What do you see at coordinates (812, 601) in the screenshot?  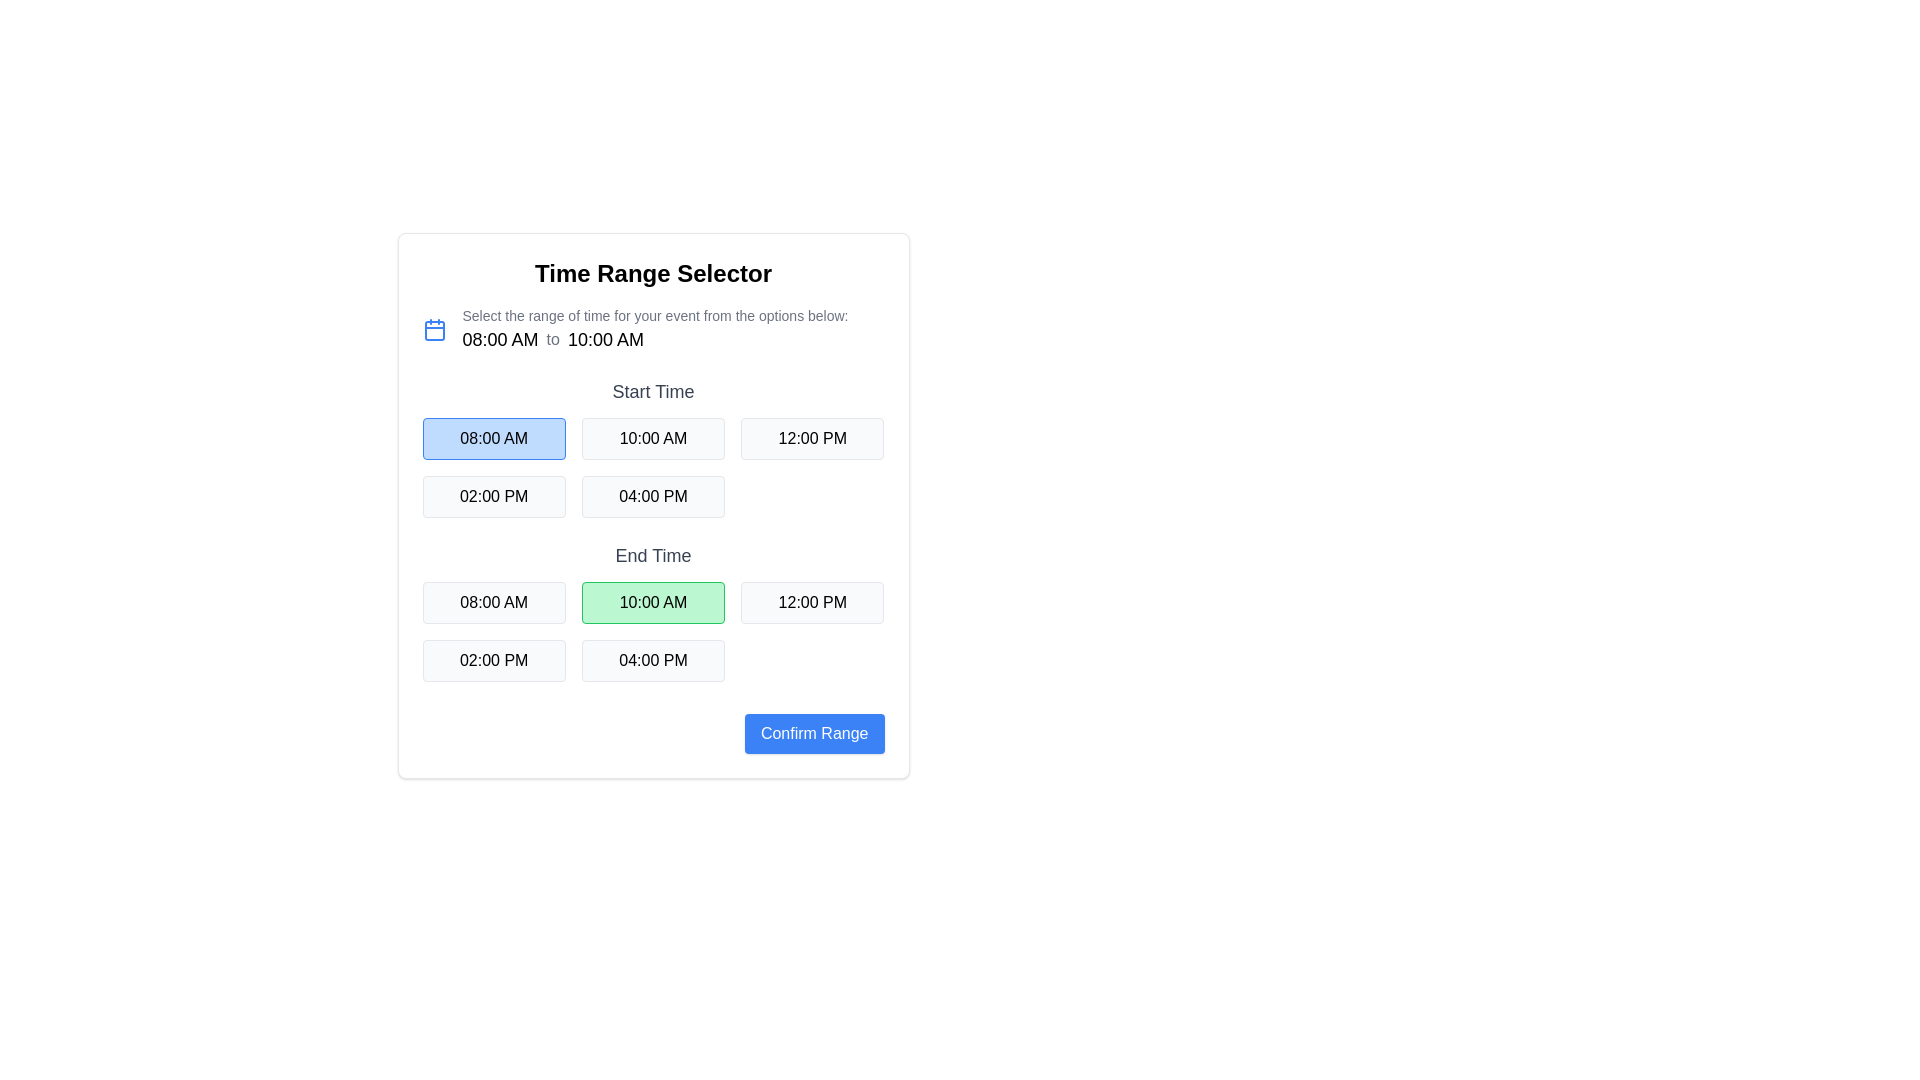 I see `the selectable time option button labeled '12:00 PM', located in the bottom row of the grid under the 'End Time' section` at bounding box center [812, 601].